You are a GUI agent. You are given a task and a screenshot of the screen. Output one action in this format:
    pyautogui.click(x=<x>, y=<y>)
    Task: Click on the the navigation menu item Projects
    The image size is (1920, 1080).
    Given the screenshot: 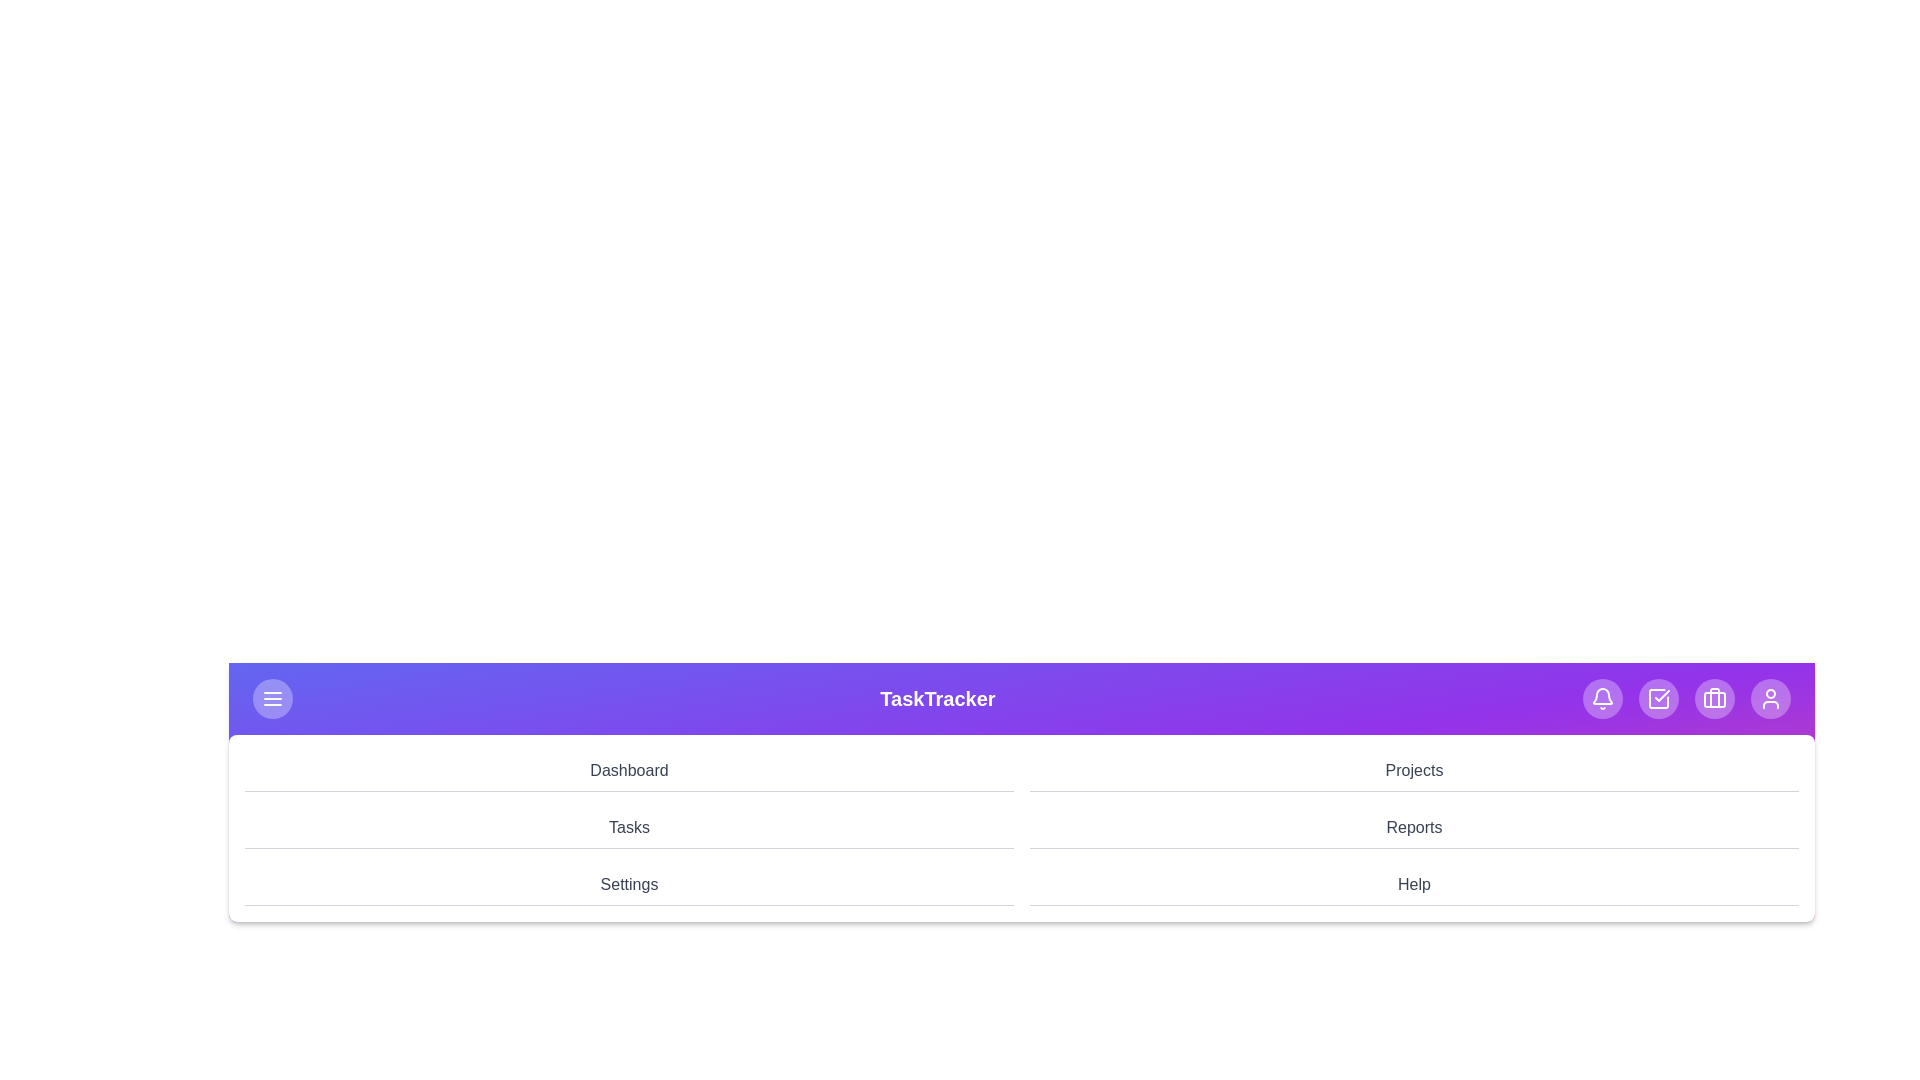 What is the action you would take?
    pyautogui.click(x=1413, y=770)
    